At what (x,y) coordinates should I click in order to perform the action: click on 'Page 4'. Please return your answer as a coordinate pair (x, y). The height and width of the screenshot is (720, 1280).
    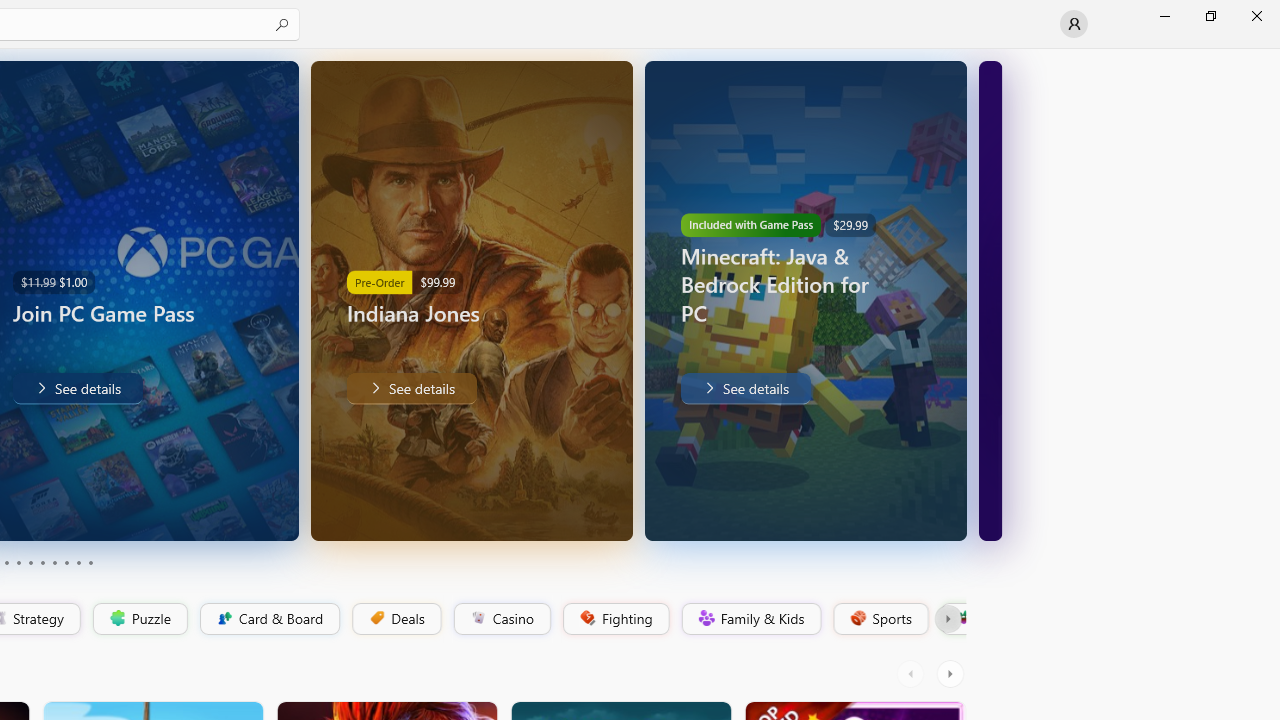
    Looking at the image, I should click on (17, 563).